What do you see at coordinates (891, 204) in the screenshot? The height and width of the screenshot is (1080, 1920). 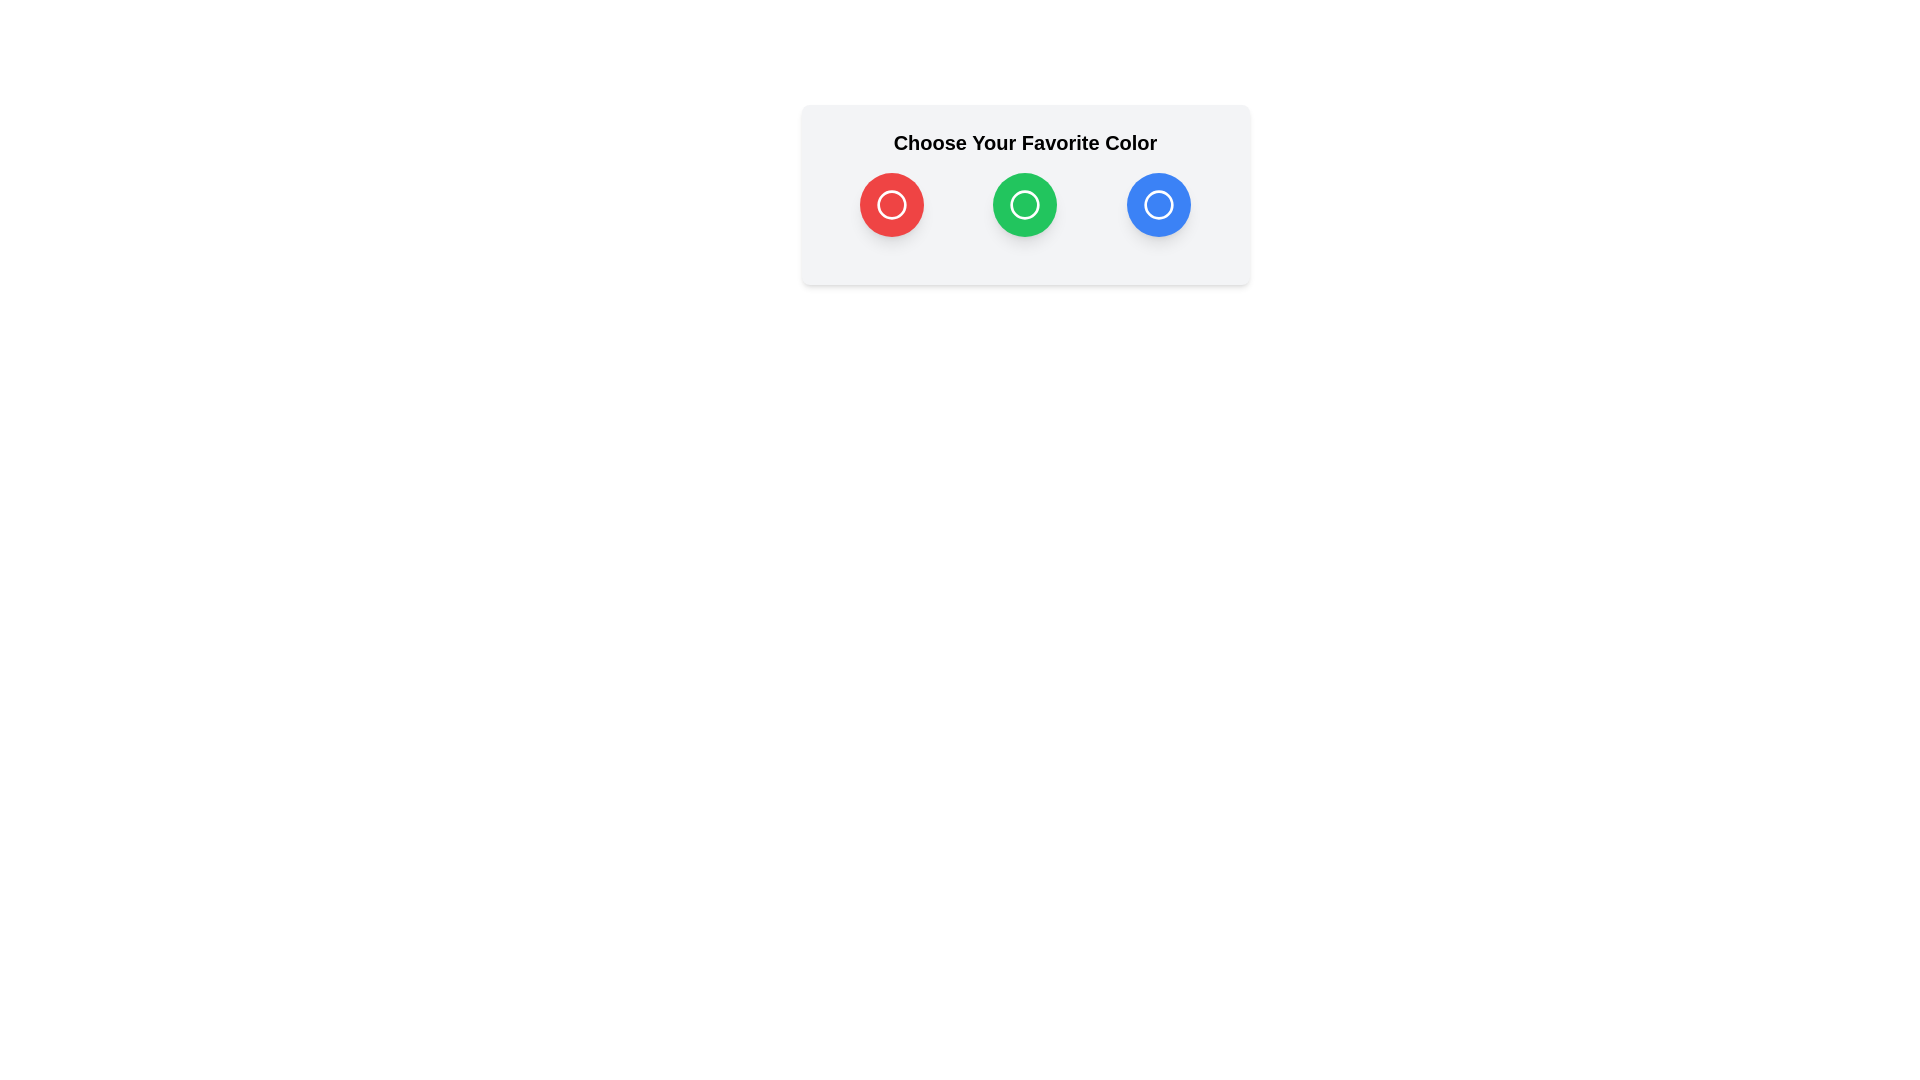 I see `the color Red from the options available` at bounding box center [891, 204].